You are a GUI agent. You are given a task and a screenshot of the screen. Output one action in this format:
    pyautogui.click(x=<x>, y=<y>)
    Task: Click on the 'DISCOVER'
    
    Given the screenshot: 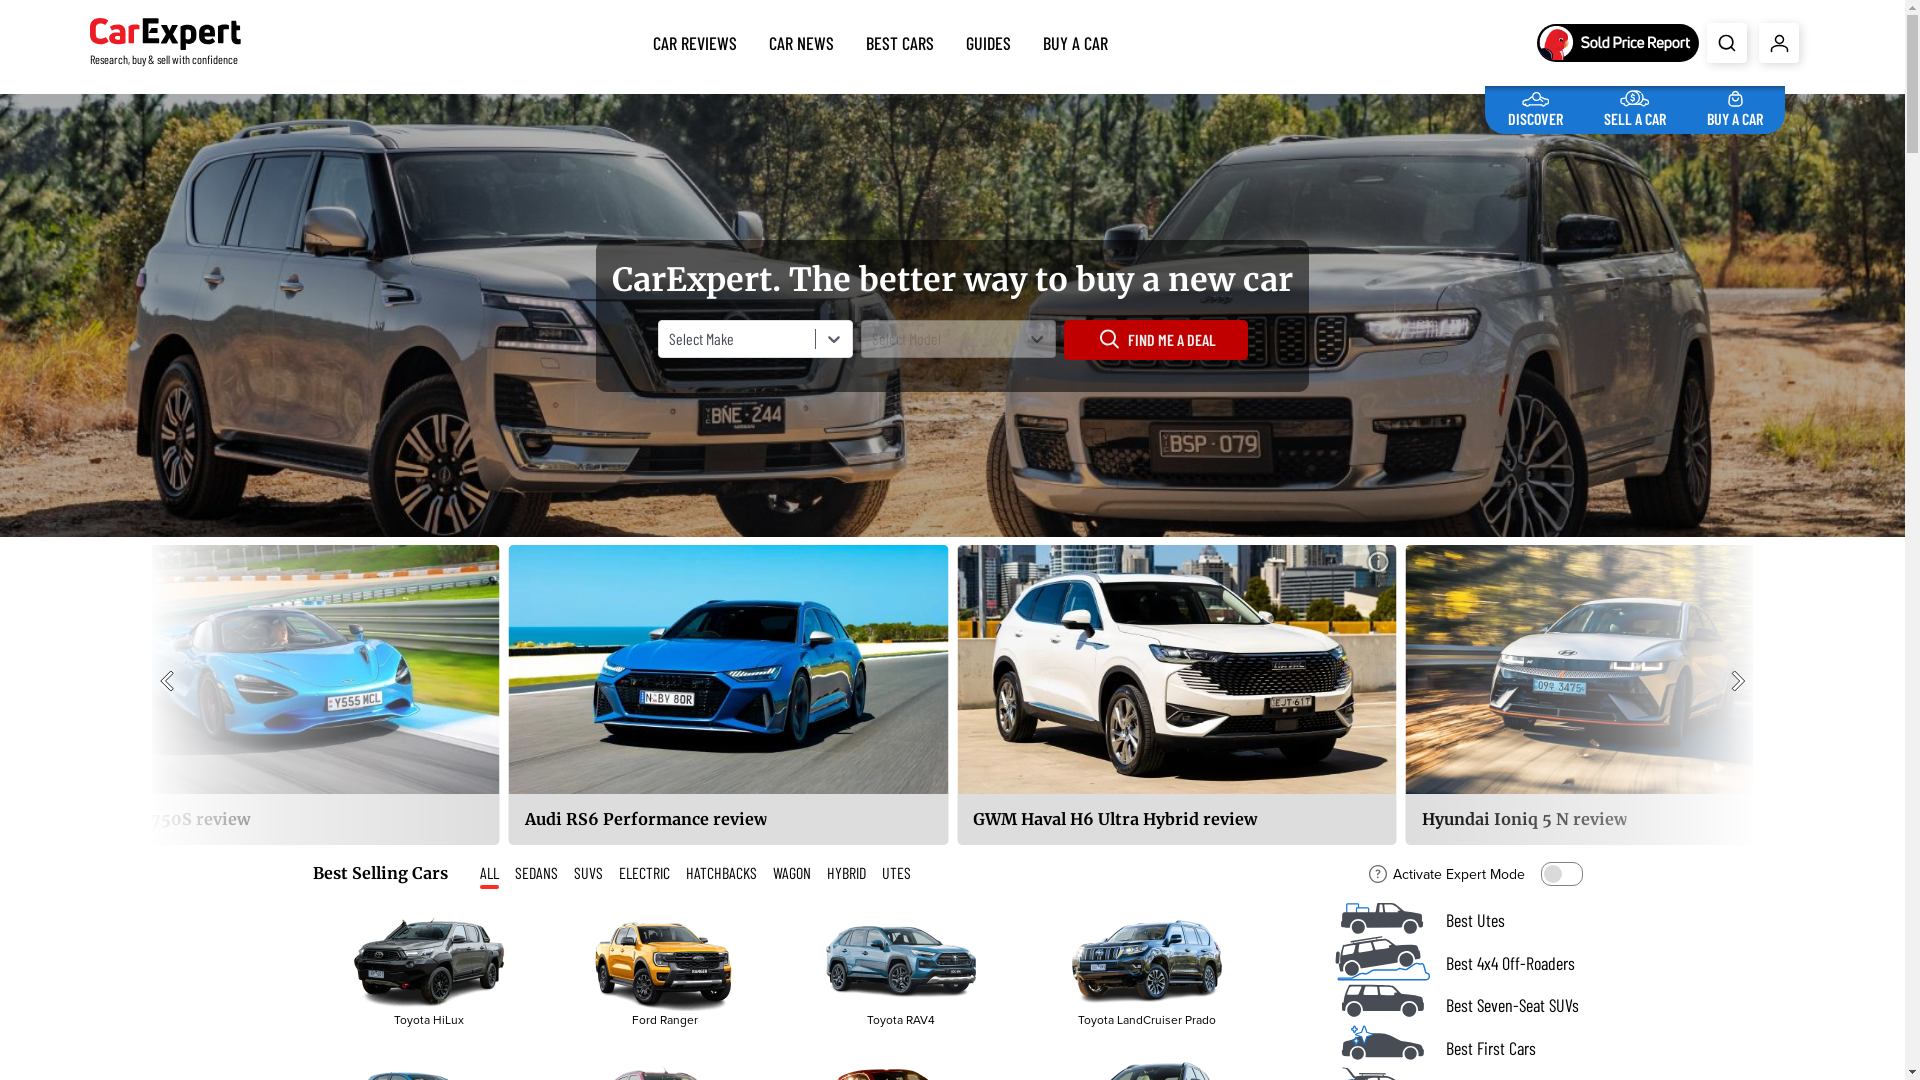 What is the action you would take?
    pyautogui.click(x=1534, y=105)
    